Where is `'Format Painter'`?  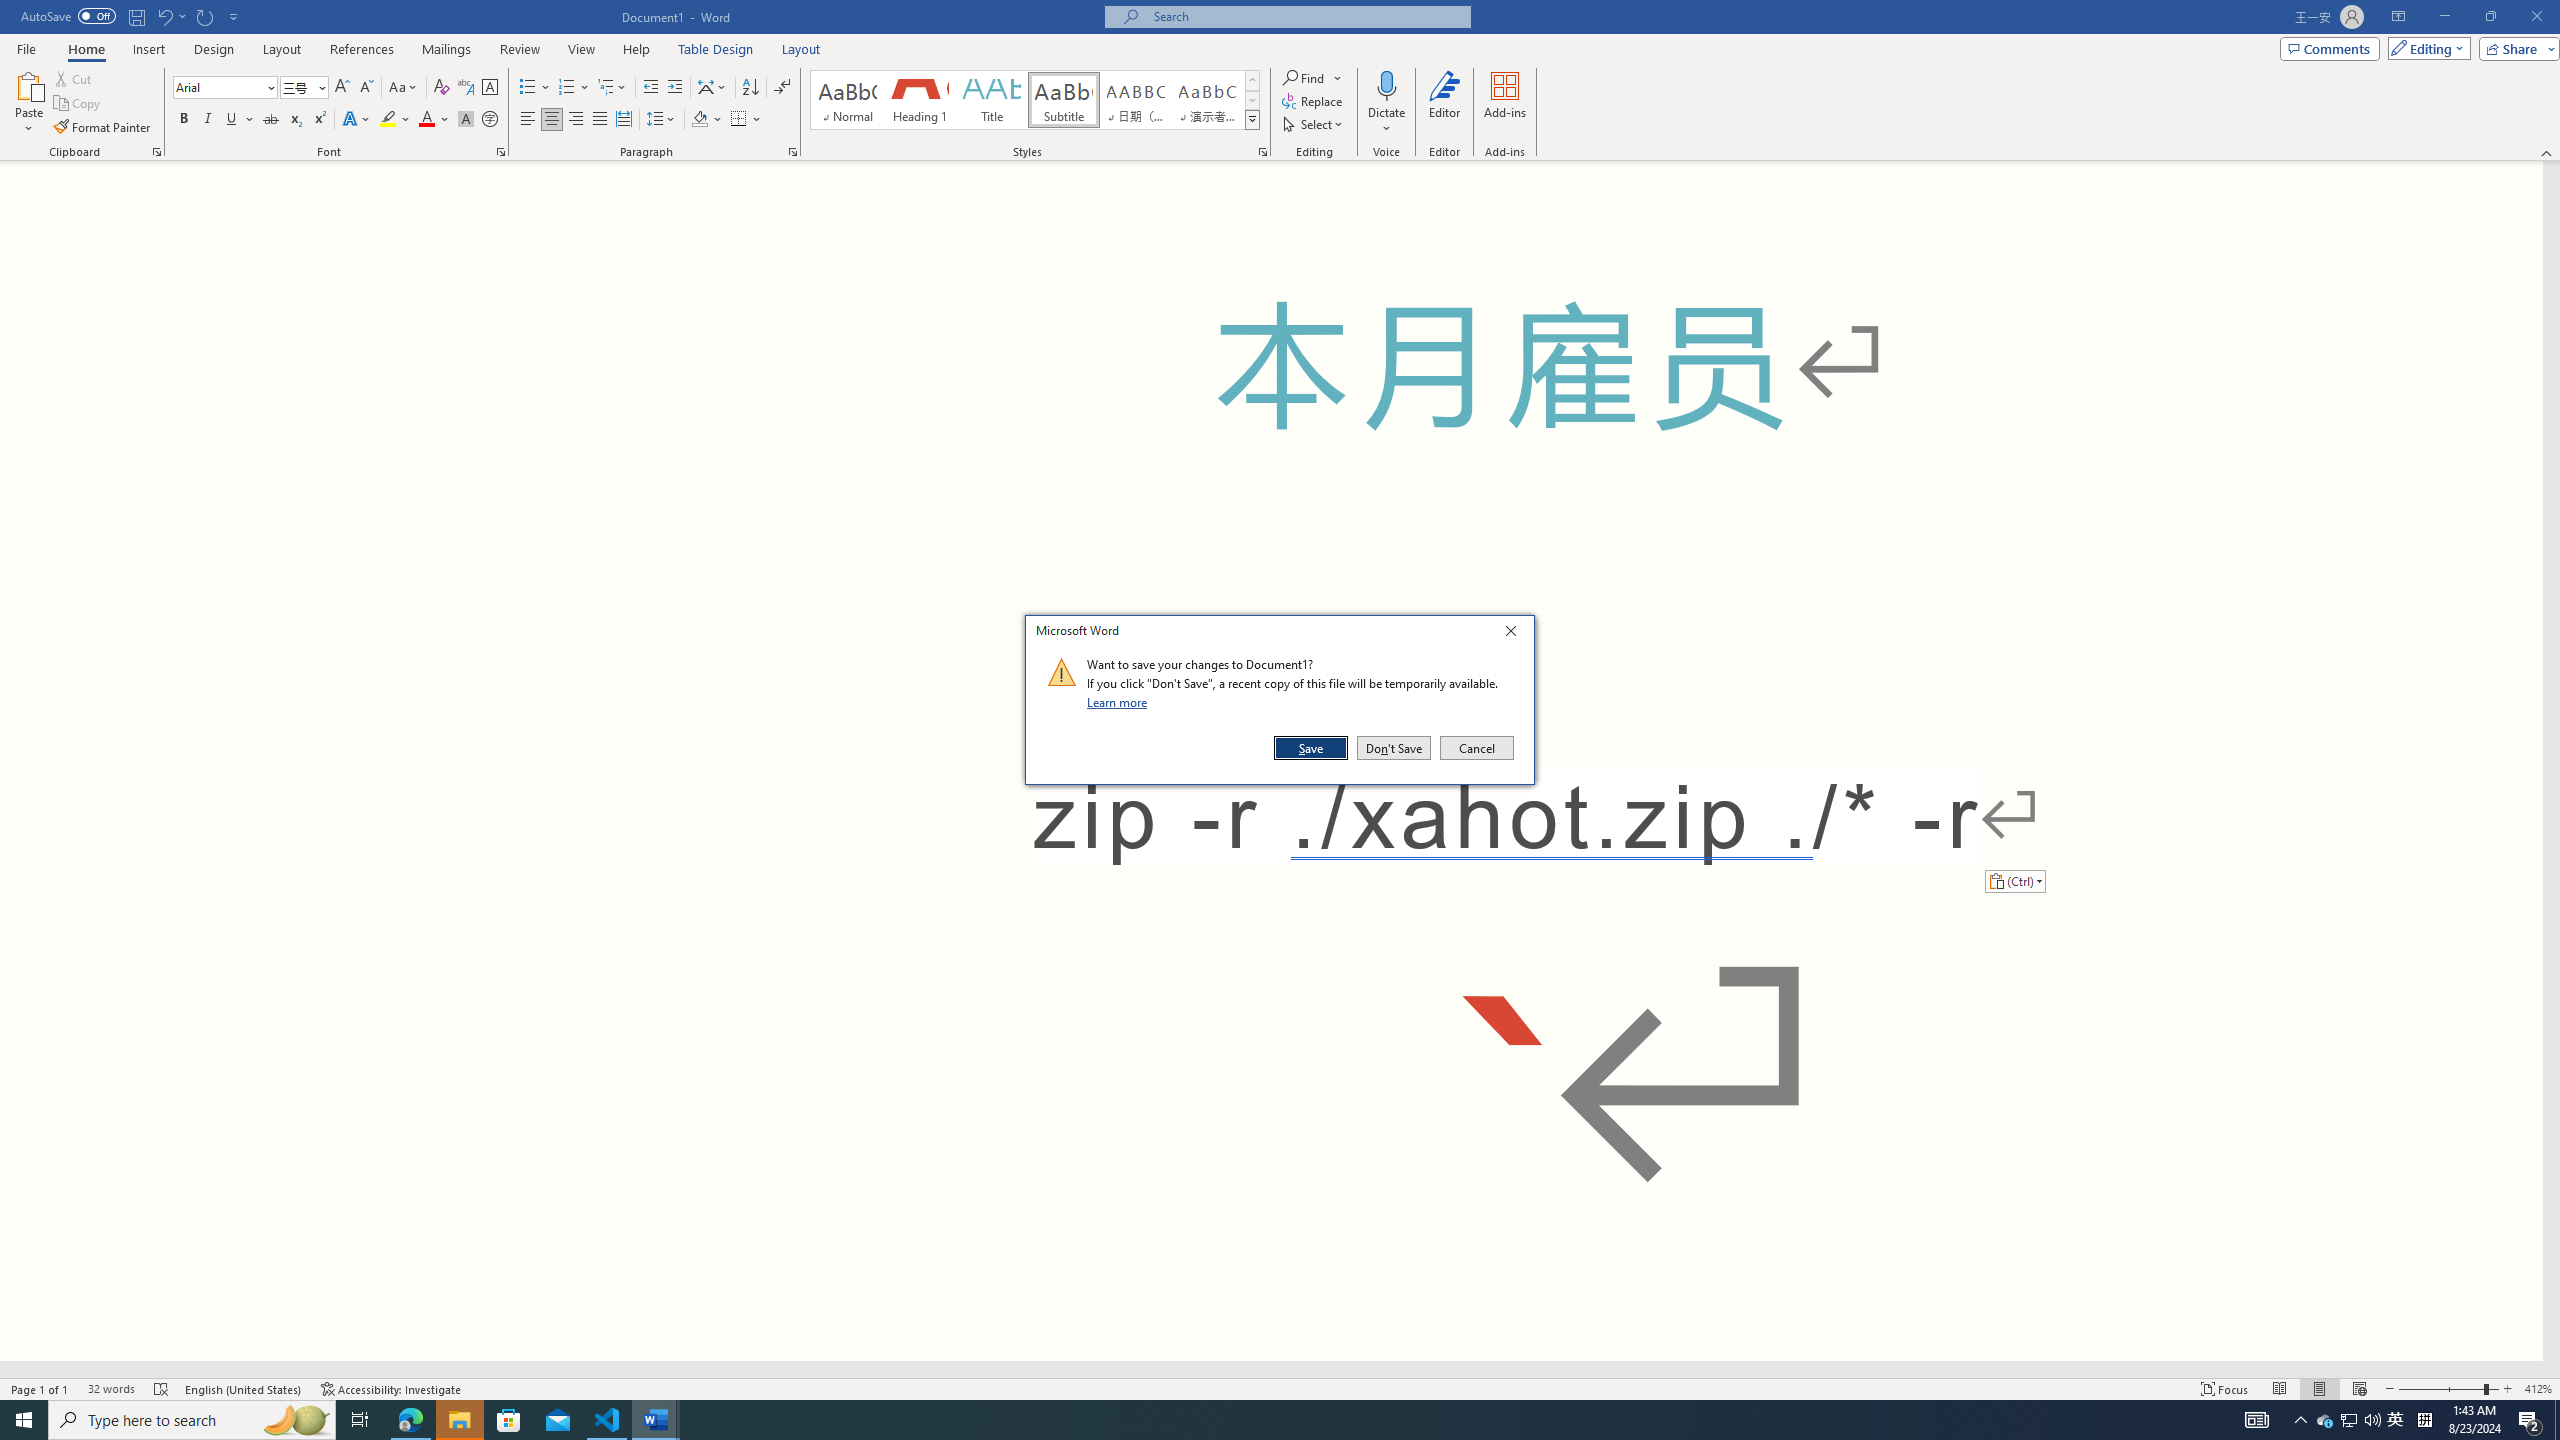 'Format Painter' is located at coordinates (102, 127).